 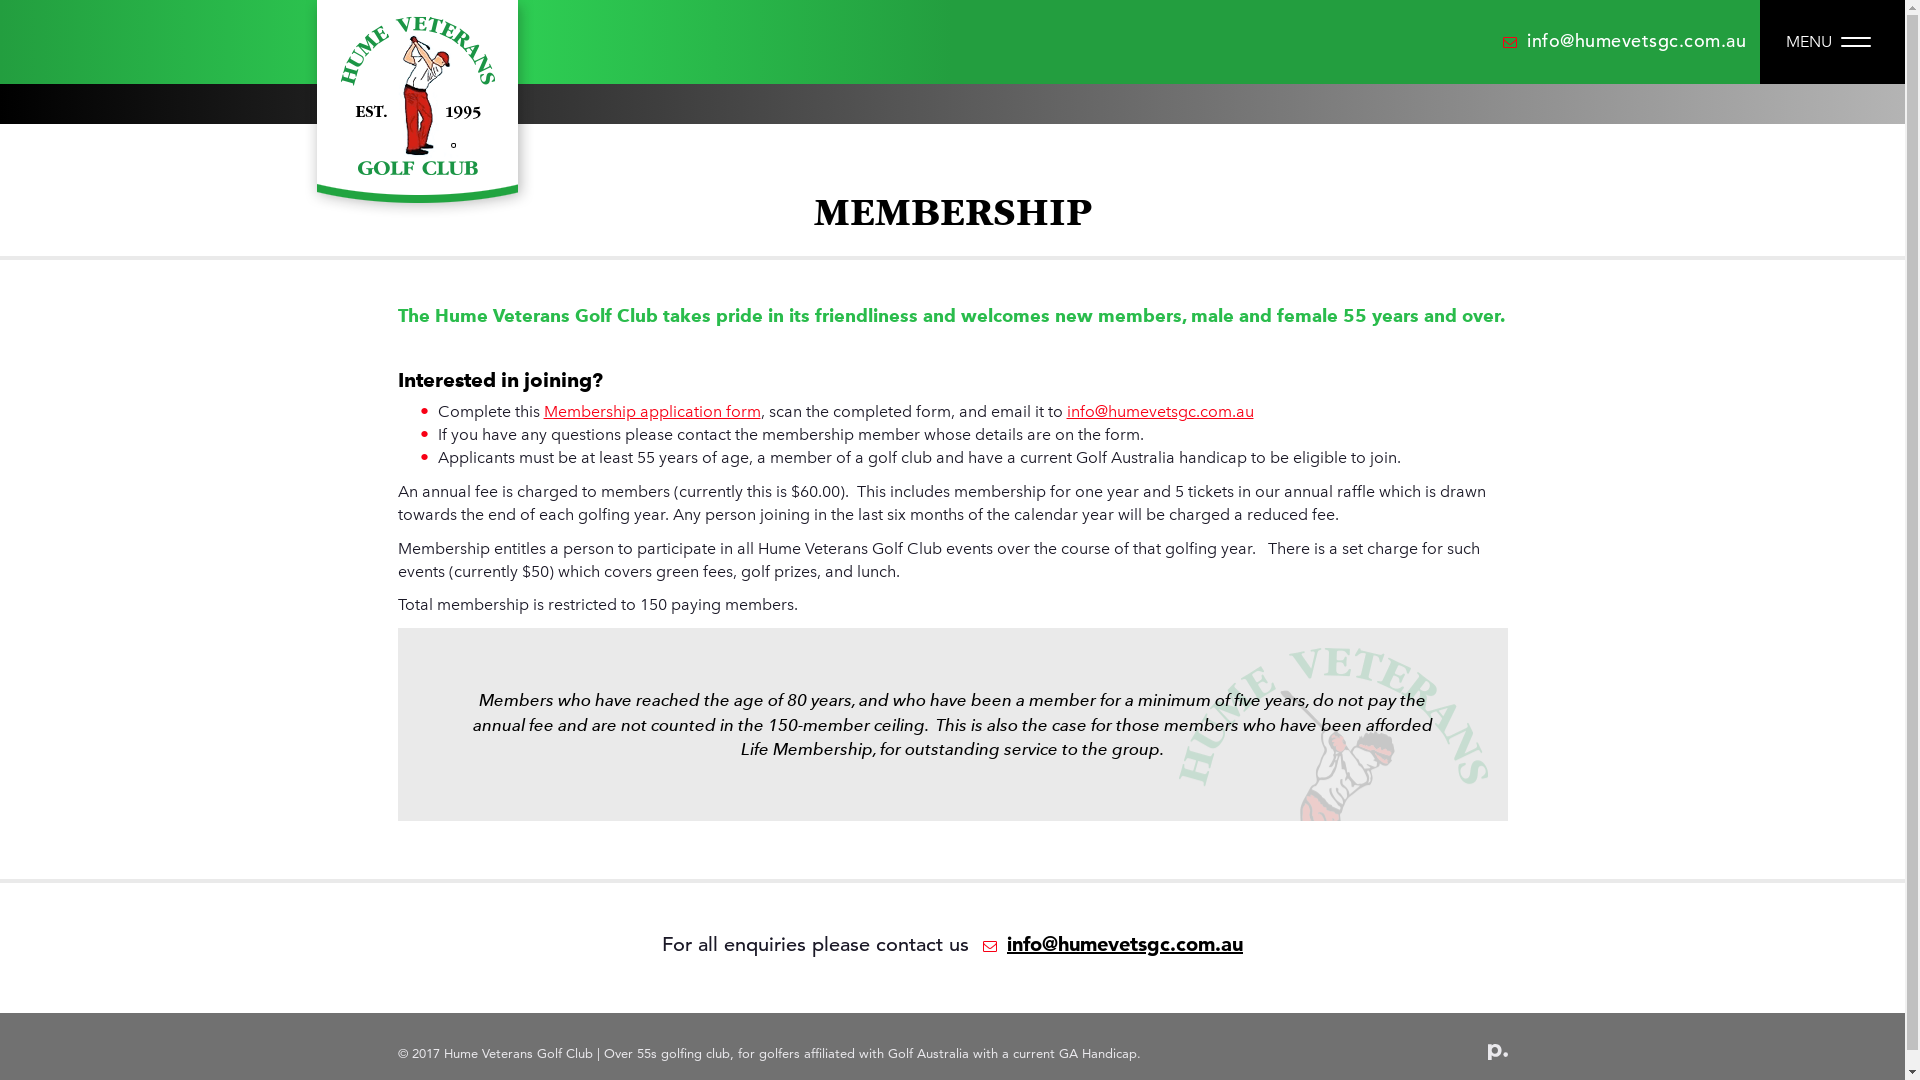 What do you see at coordinates (652, 410) in the screenshot?
I see `'Membership application form'` at bounding box center [652, 410].